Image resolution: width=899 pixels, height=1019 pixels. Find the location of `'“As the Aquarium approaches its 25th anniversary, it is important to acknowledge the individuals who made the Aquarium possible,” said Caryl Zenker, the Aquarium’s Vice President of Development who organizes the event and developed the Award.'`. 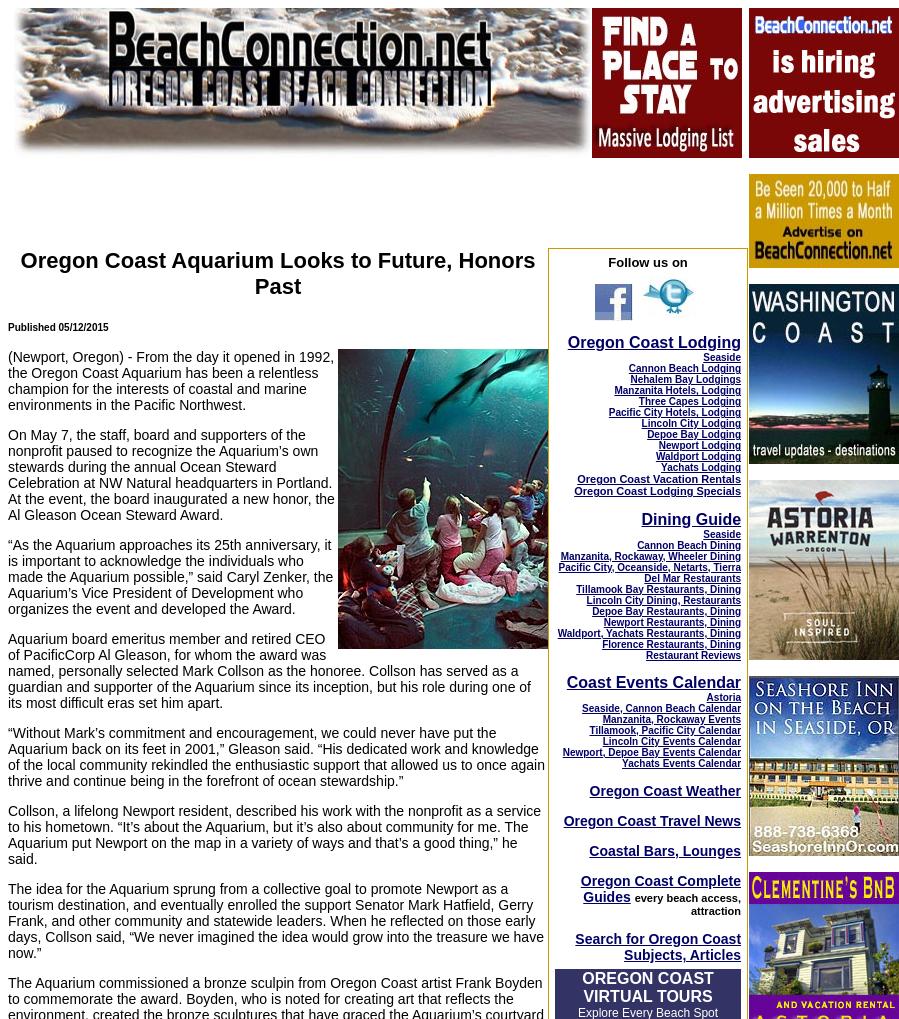

'“As the Aquarium approaches its 25th anniversary, it is important to acknowledge the individuals who made the Aquarium possible,” said Caryl Zenker, the Aquarium’s Vice President of Development who organizes the event and developed the Award.' is located at coordinates (170, 575).